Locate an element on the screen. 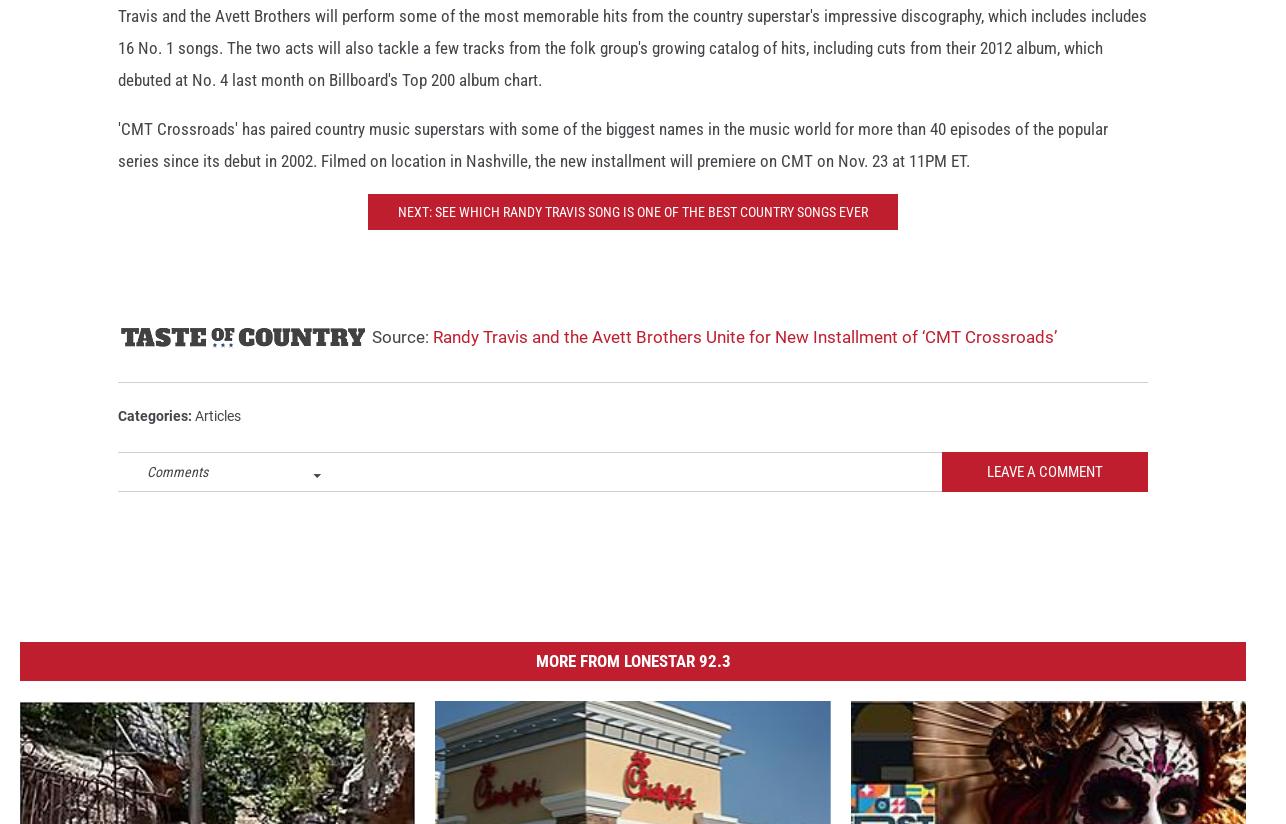 The width and height of the screenshot is (1286, 824). ':' is located at coordinates (191, 433).